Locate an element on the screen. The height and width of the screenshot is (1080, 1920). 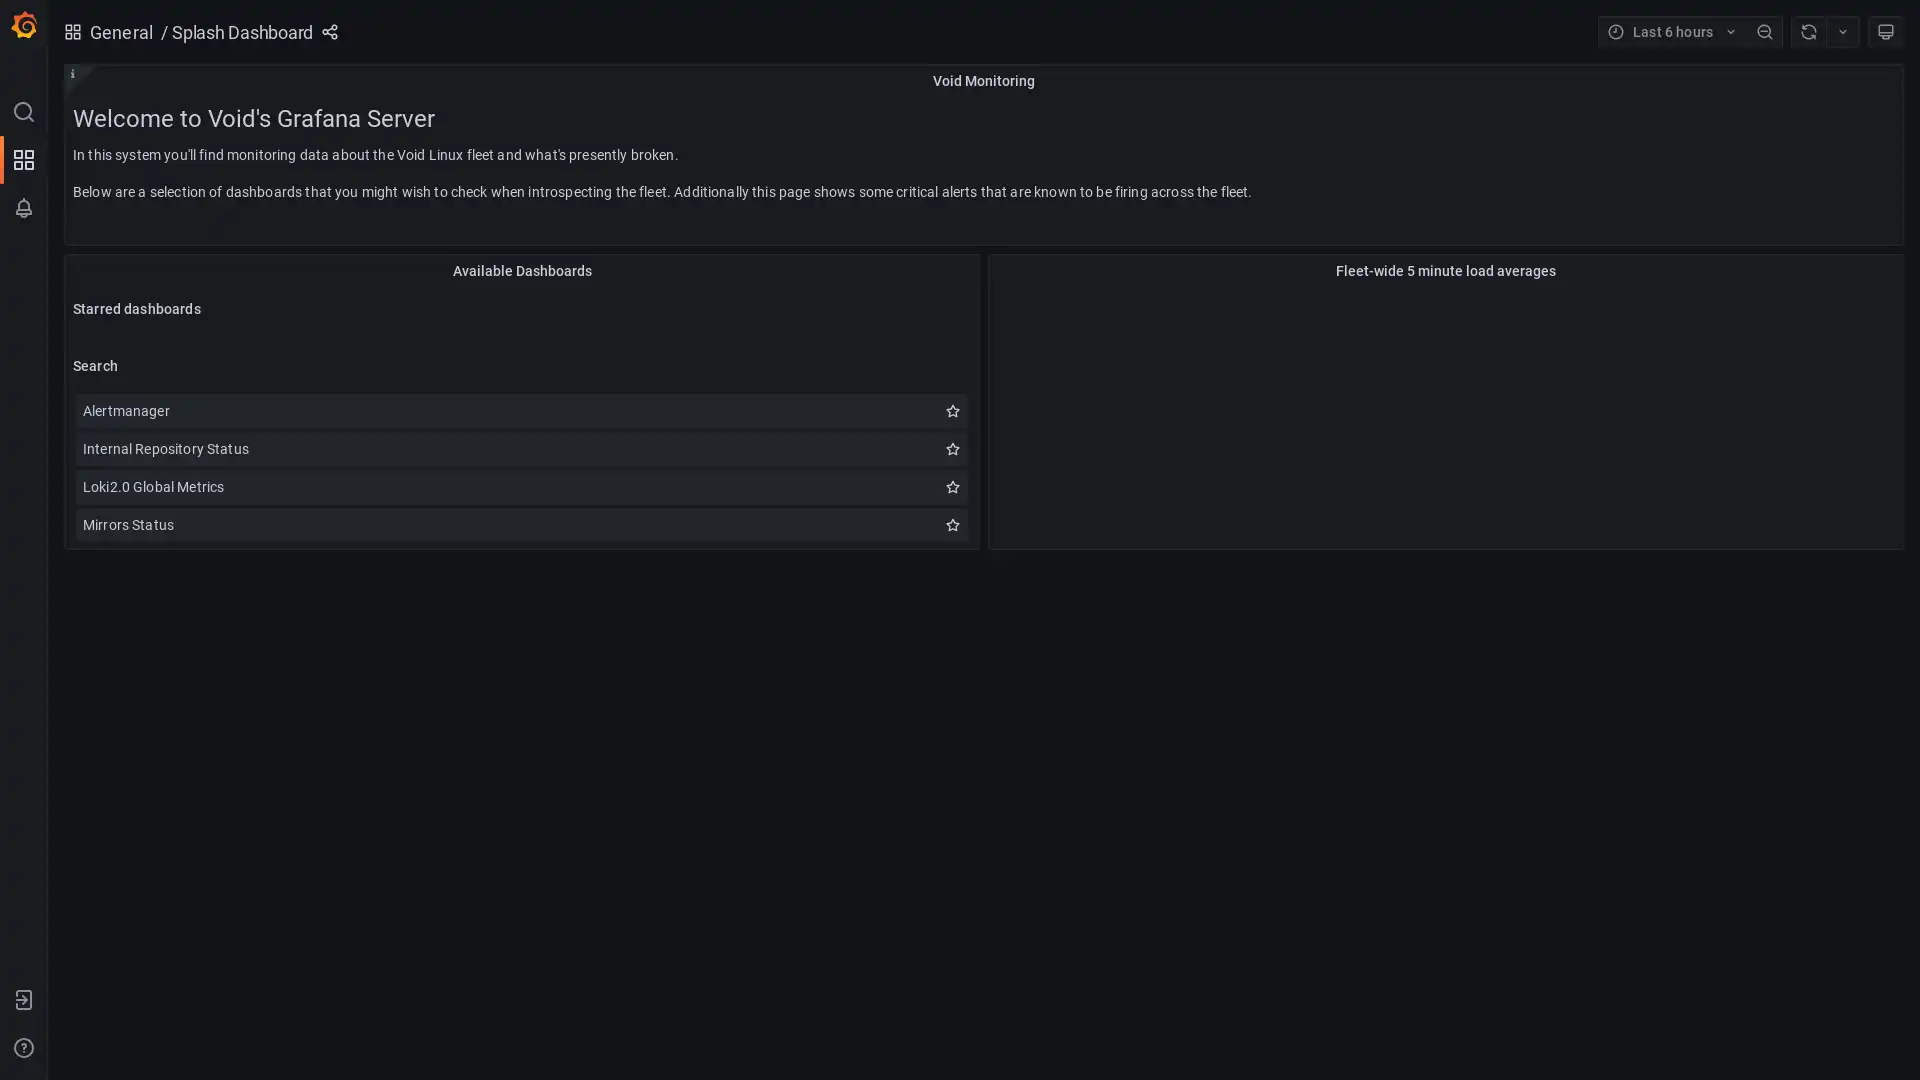
Zoom out time range is located at coordinates (1765, 31).